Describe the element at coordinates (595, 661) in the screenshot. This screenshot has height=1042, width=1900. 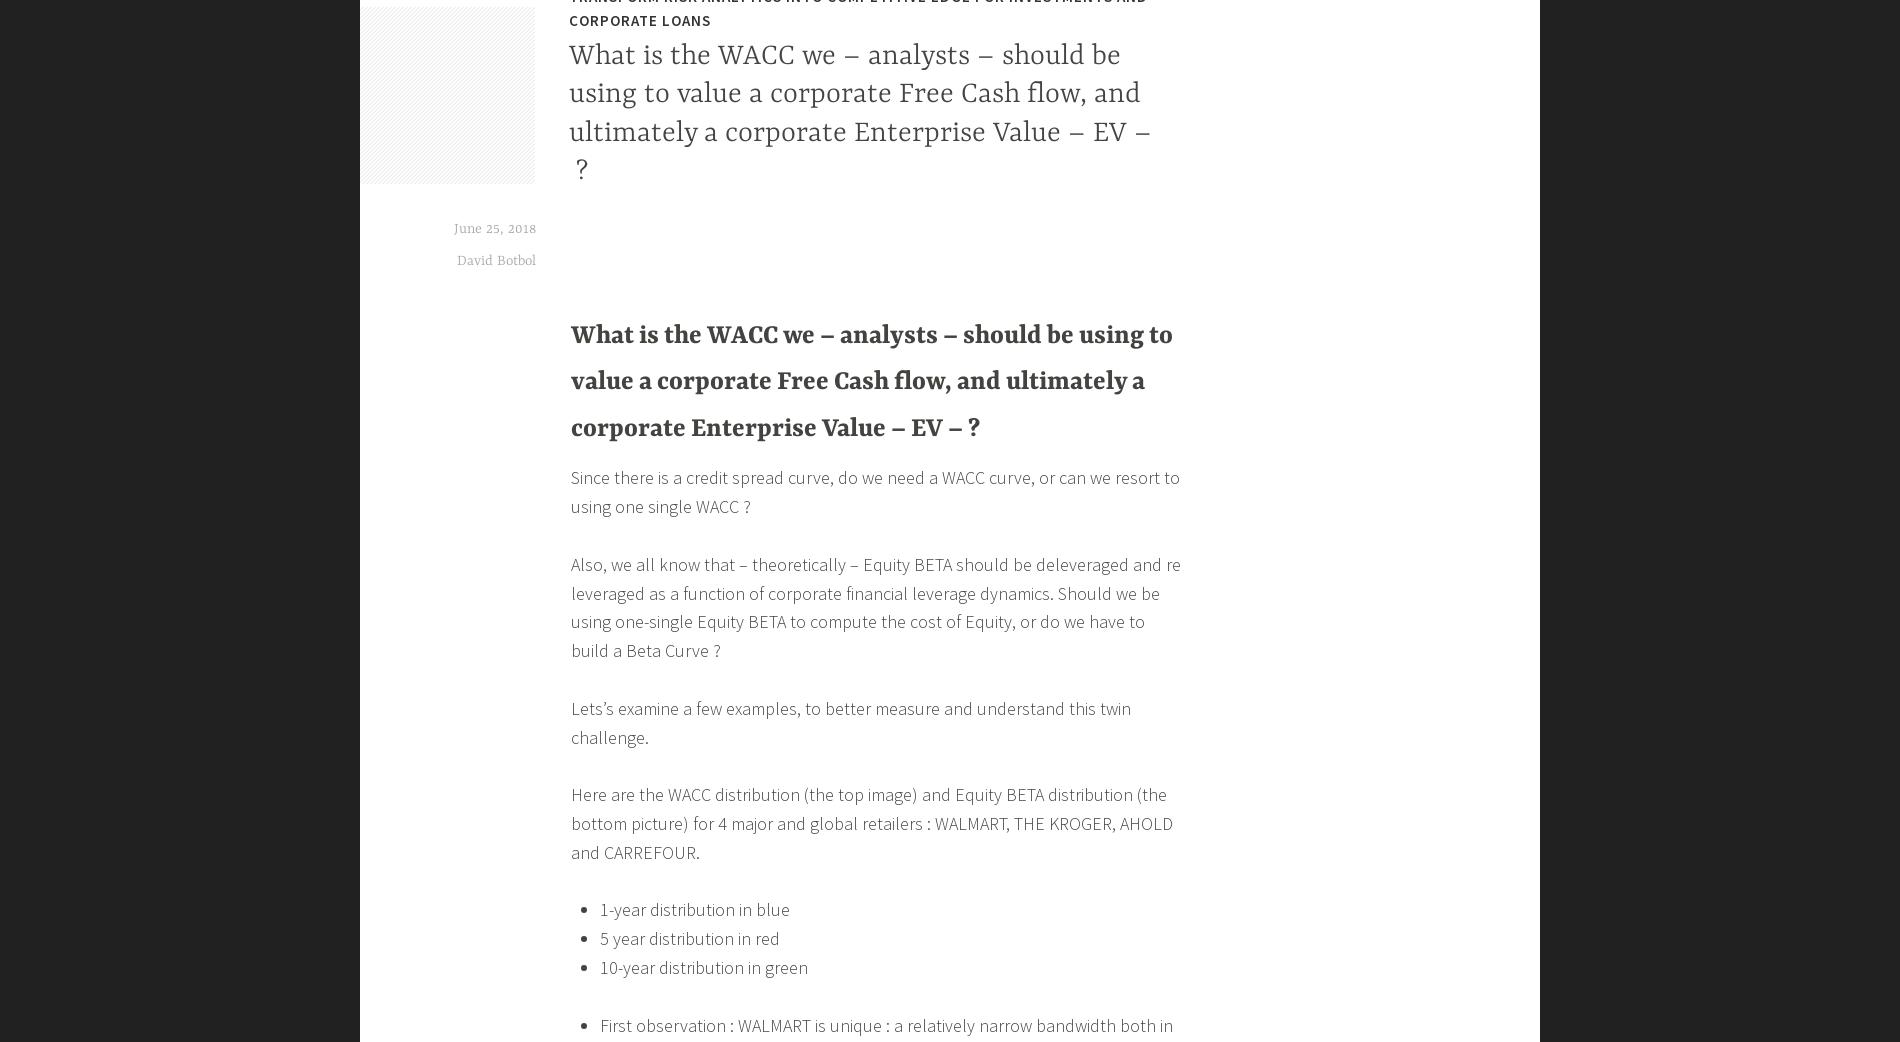
I see `'Loading...'` at that location.